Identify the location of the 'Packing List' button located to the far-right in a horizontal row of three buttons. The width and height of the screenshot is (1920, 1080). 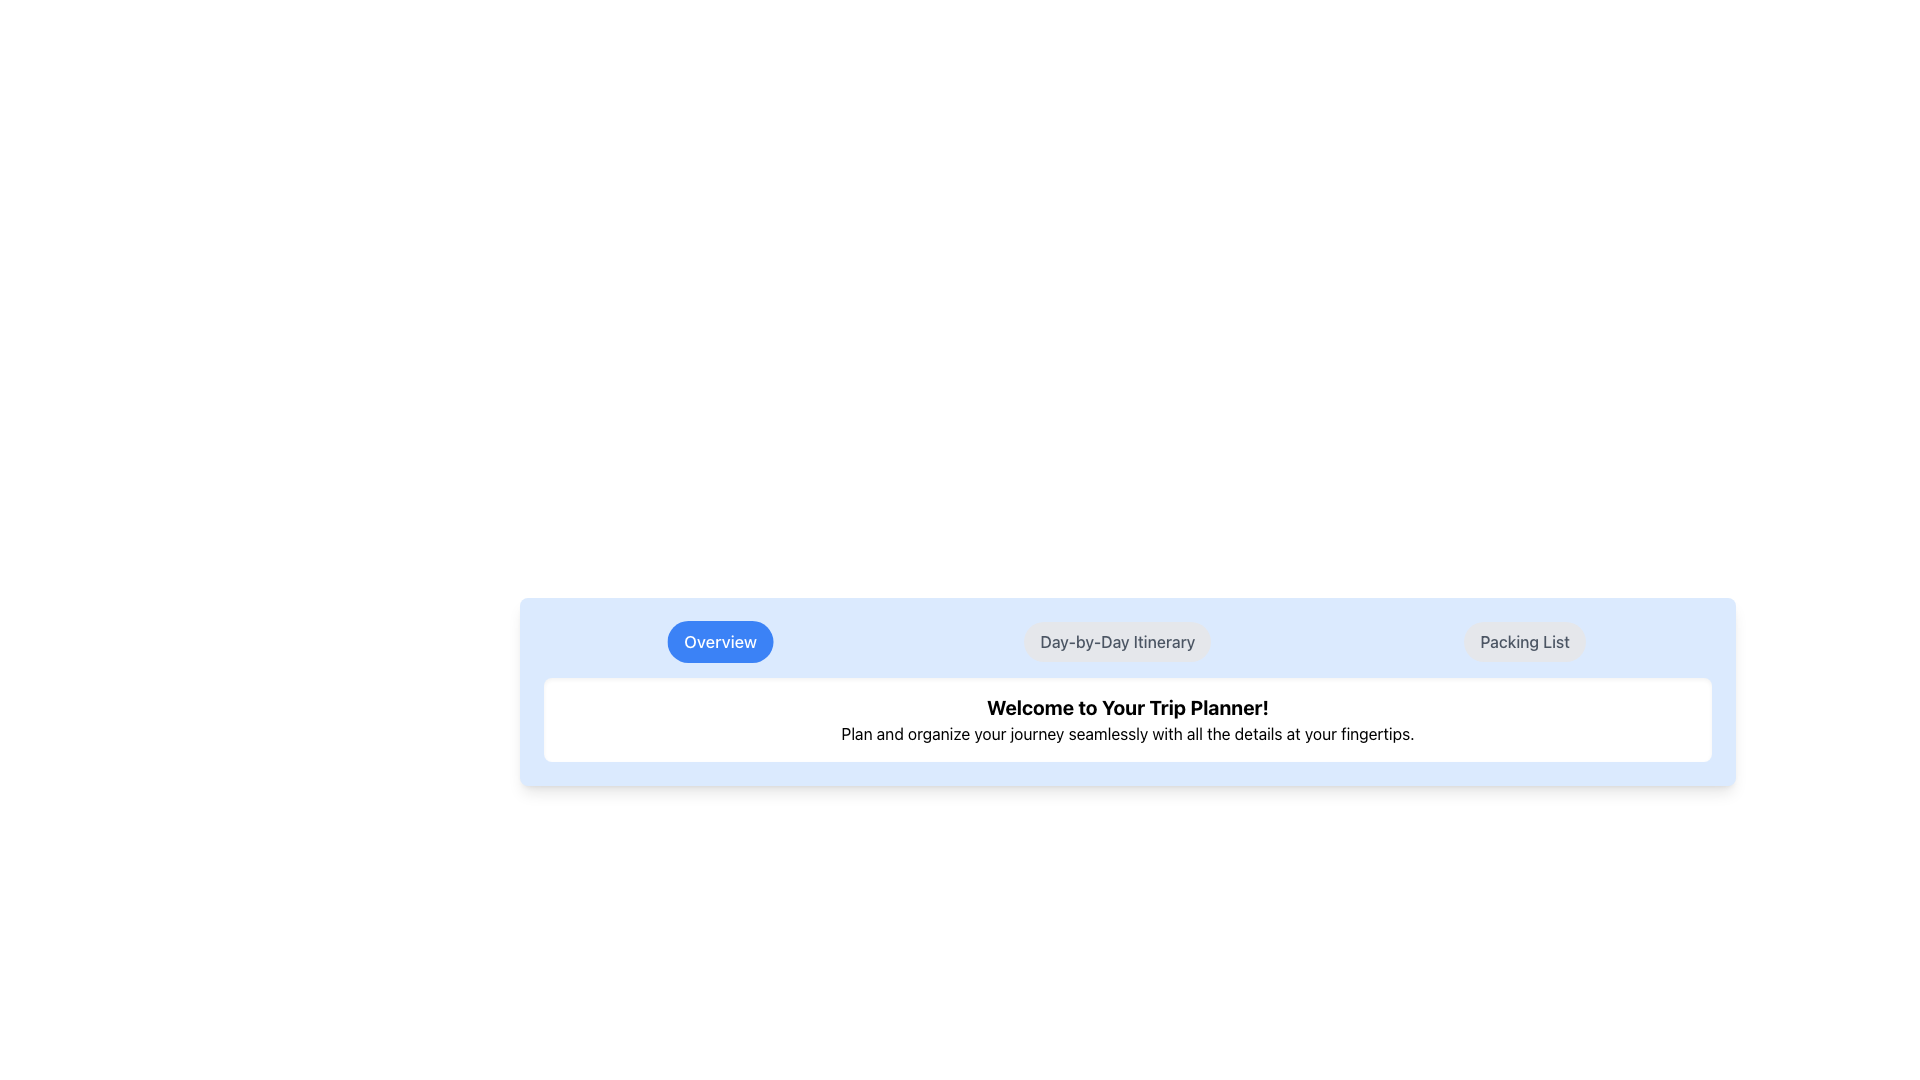
(1523, 641).